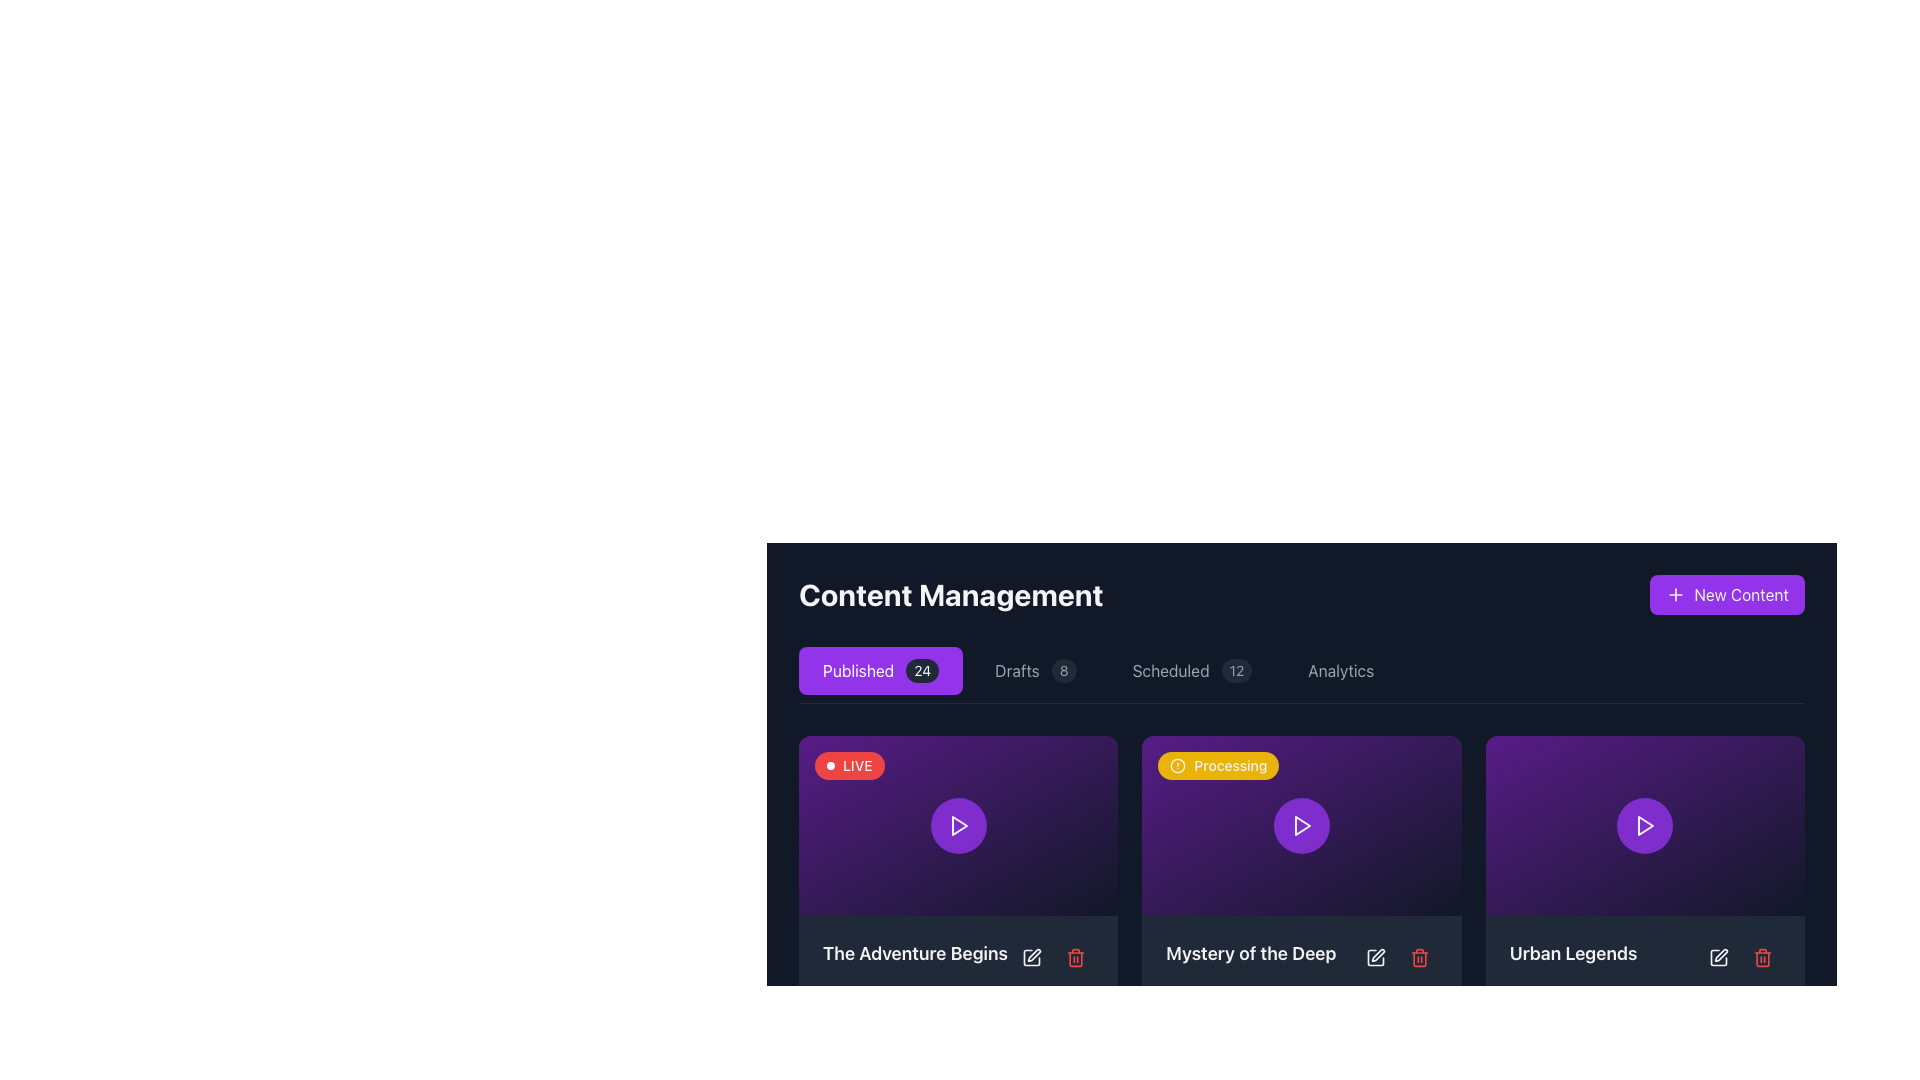 The image size is (1920, 1080). I want to click on the status badge text label indicating the processing status of the associated content item in the 'Mystery of the Deep' section, located at the top-left corner above the purple card, so click(1229, 765).